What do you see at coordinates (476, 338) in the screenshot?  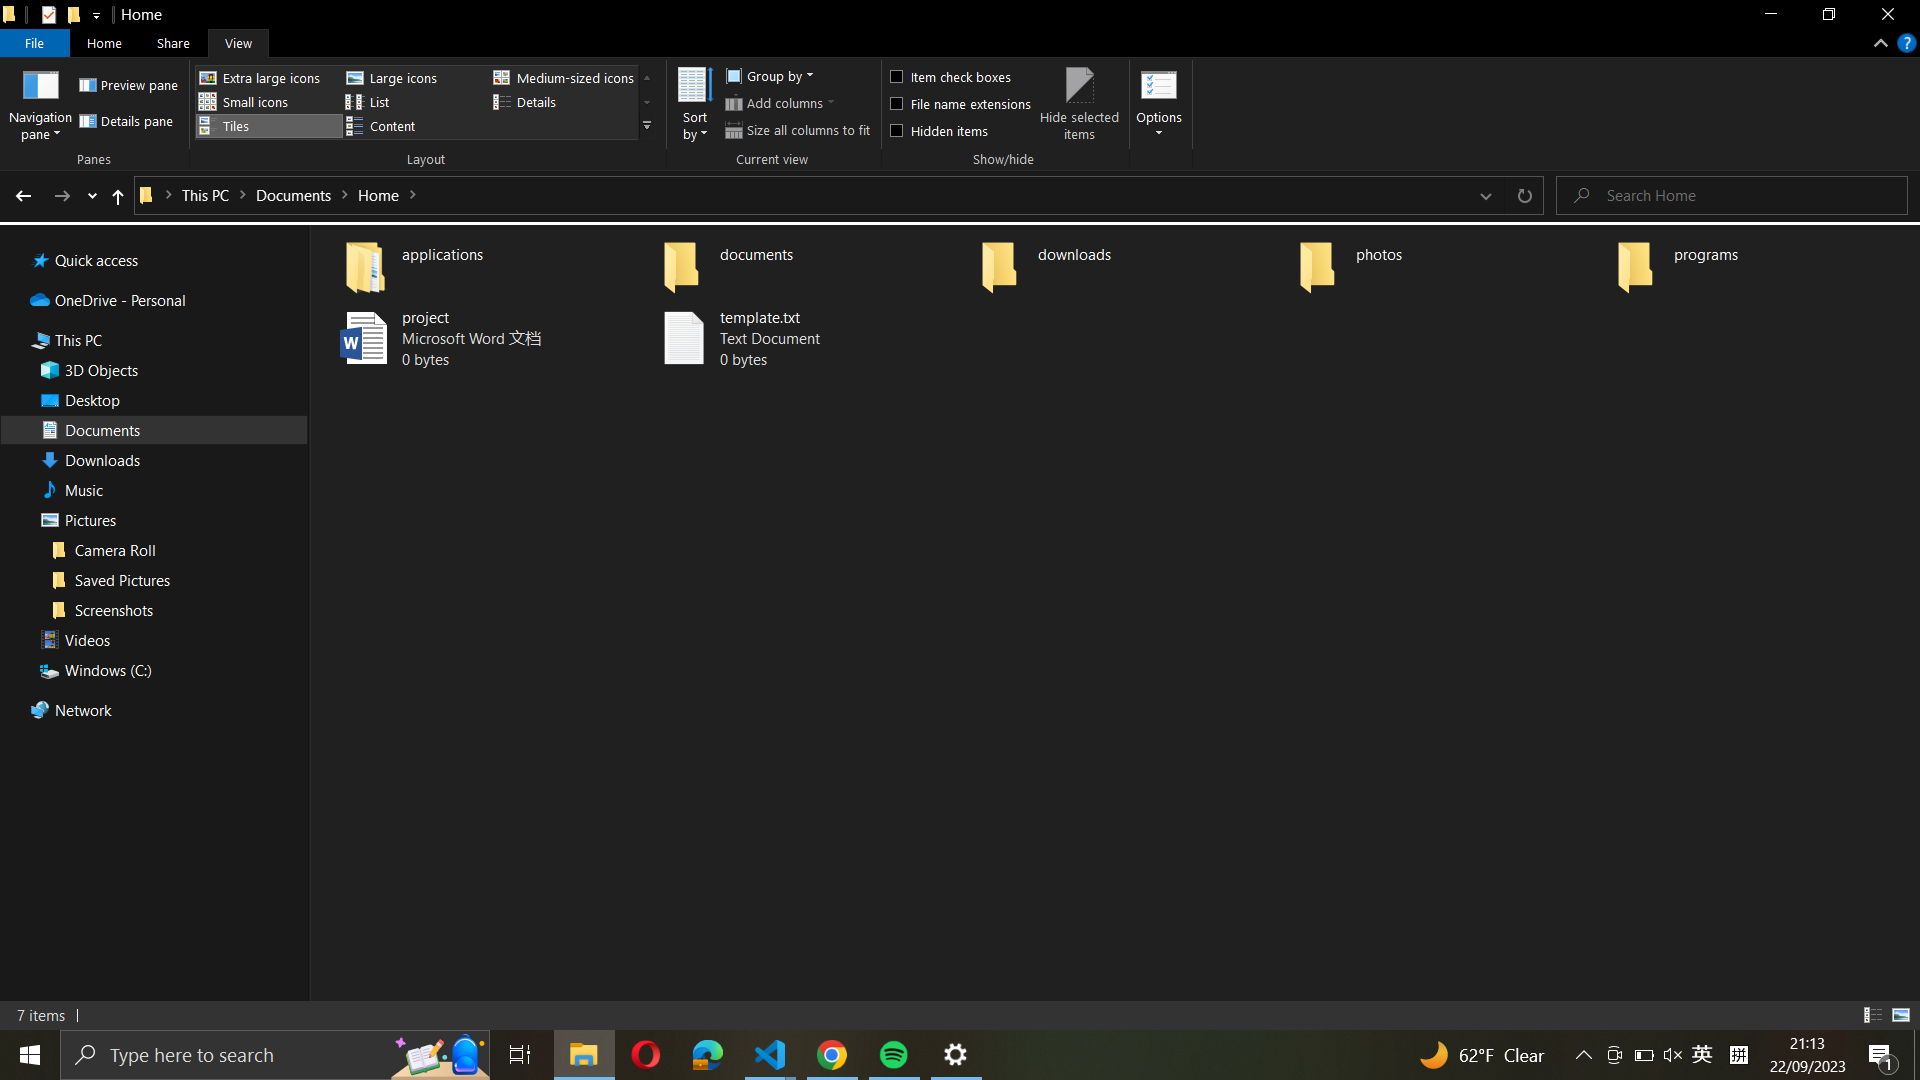 I see `the "project" file and store a backup as "project_backup` at bounding box center [476, 338].